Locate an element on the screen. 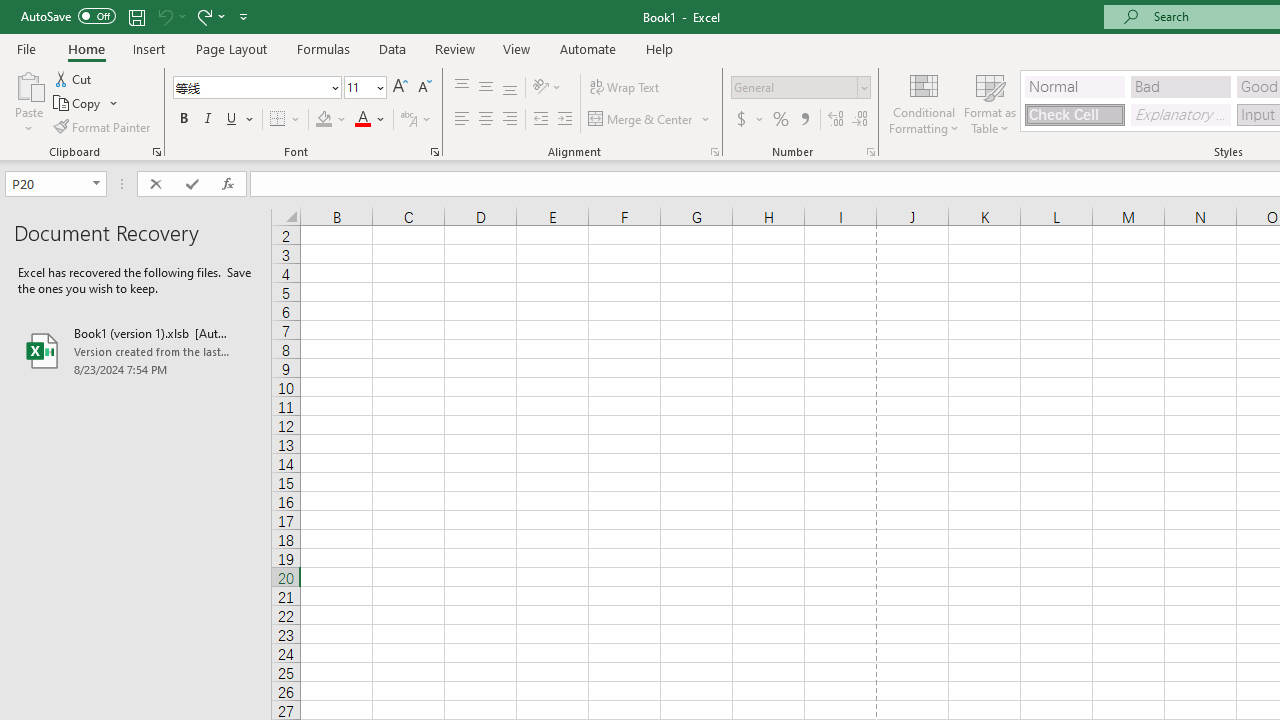  'Fill Color' is located at coordinates (331, 119).